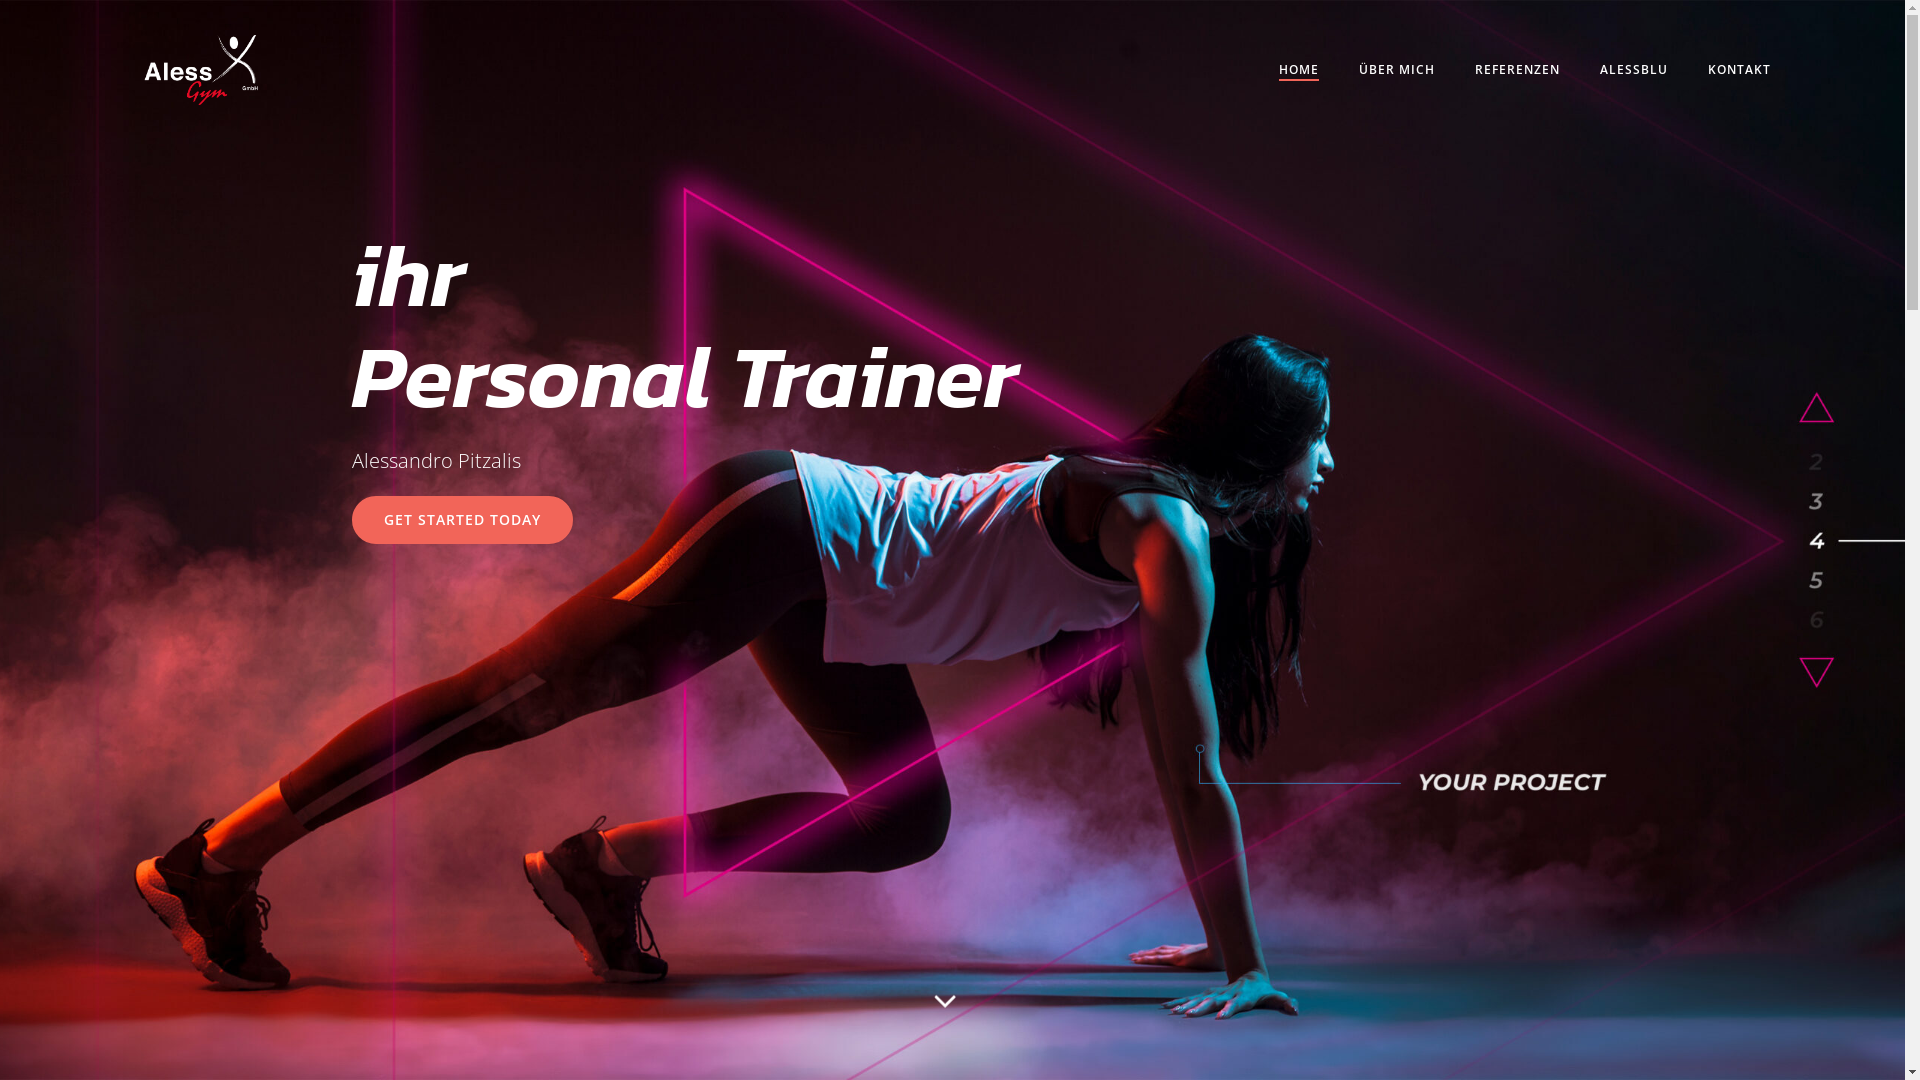 This screenshot has height=1080, width=1920. Describe the element at coordinates (1299, 68) in the screenshot. I see `'HOME'` at that location.